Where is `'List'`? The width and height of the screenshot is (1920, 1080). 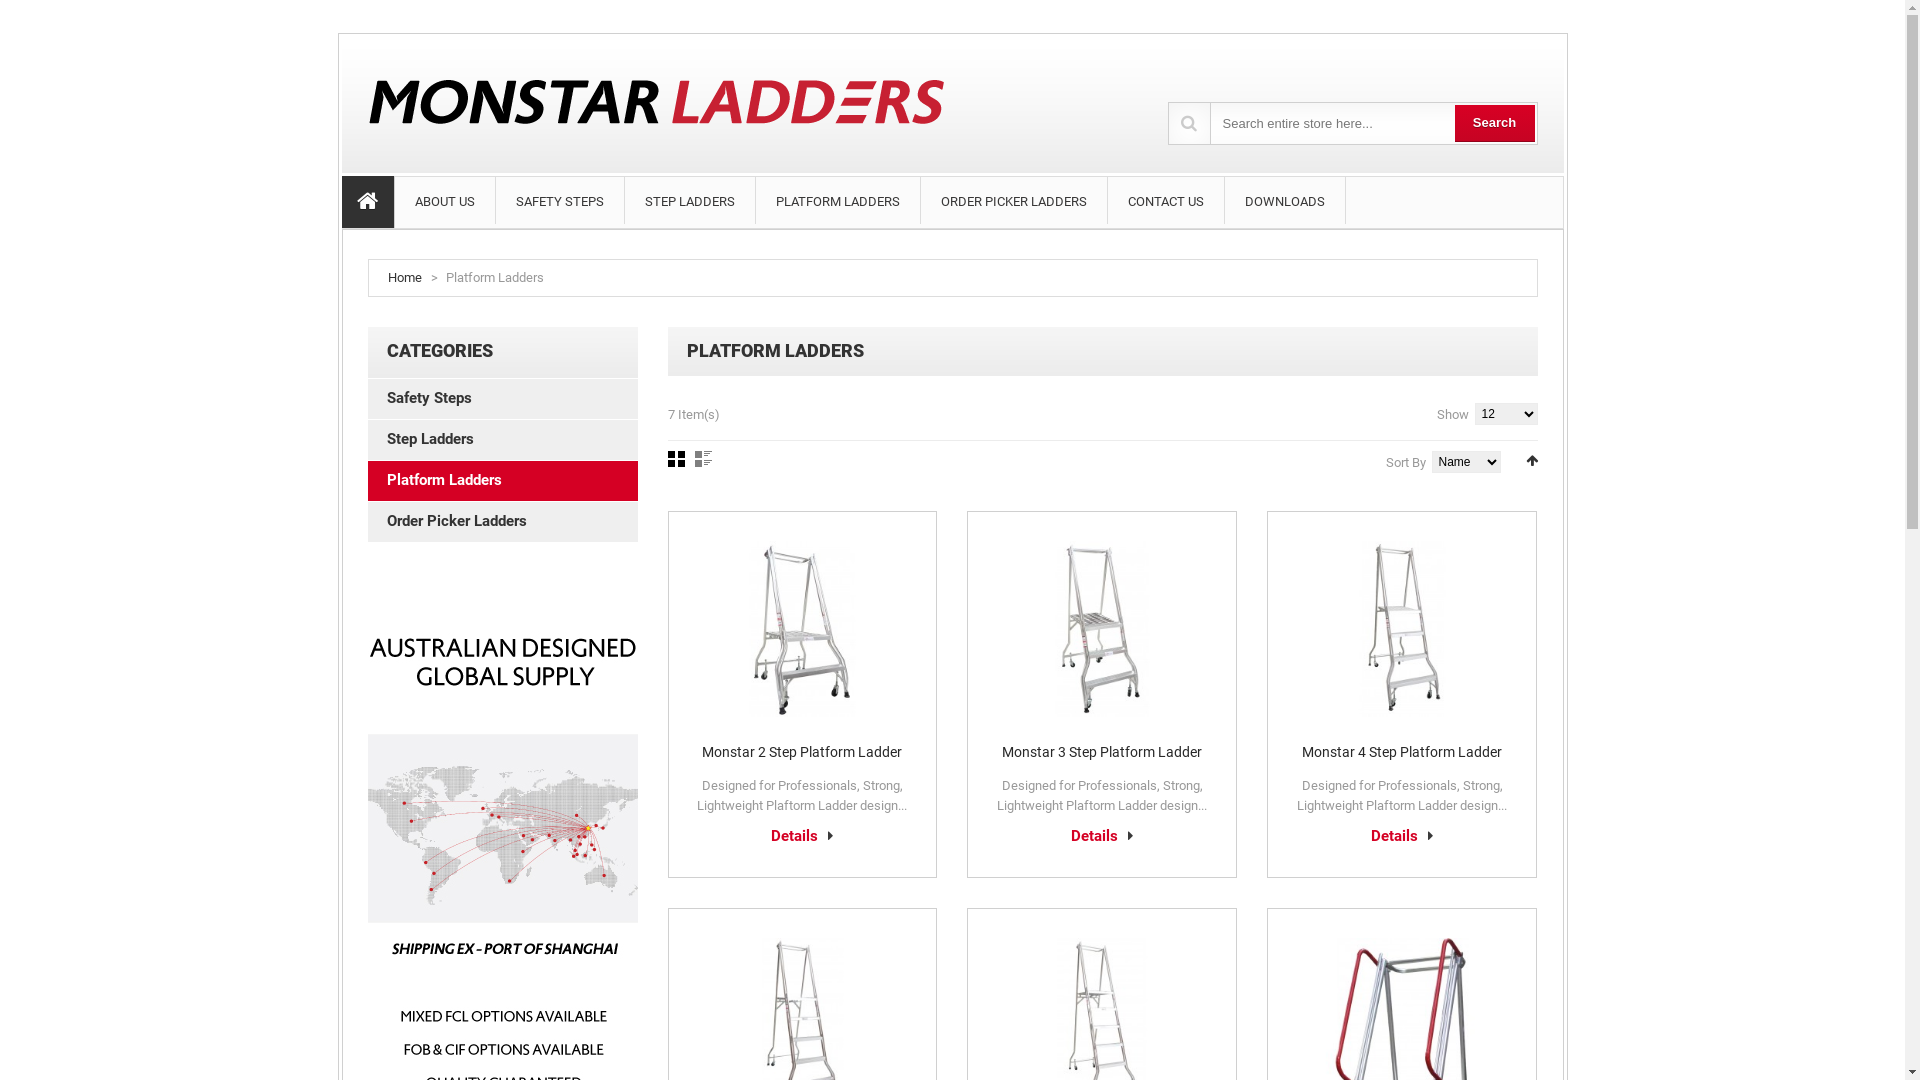
'List' is located at coordinates (702, 459).